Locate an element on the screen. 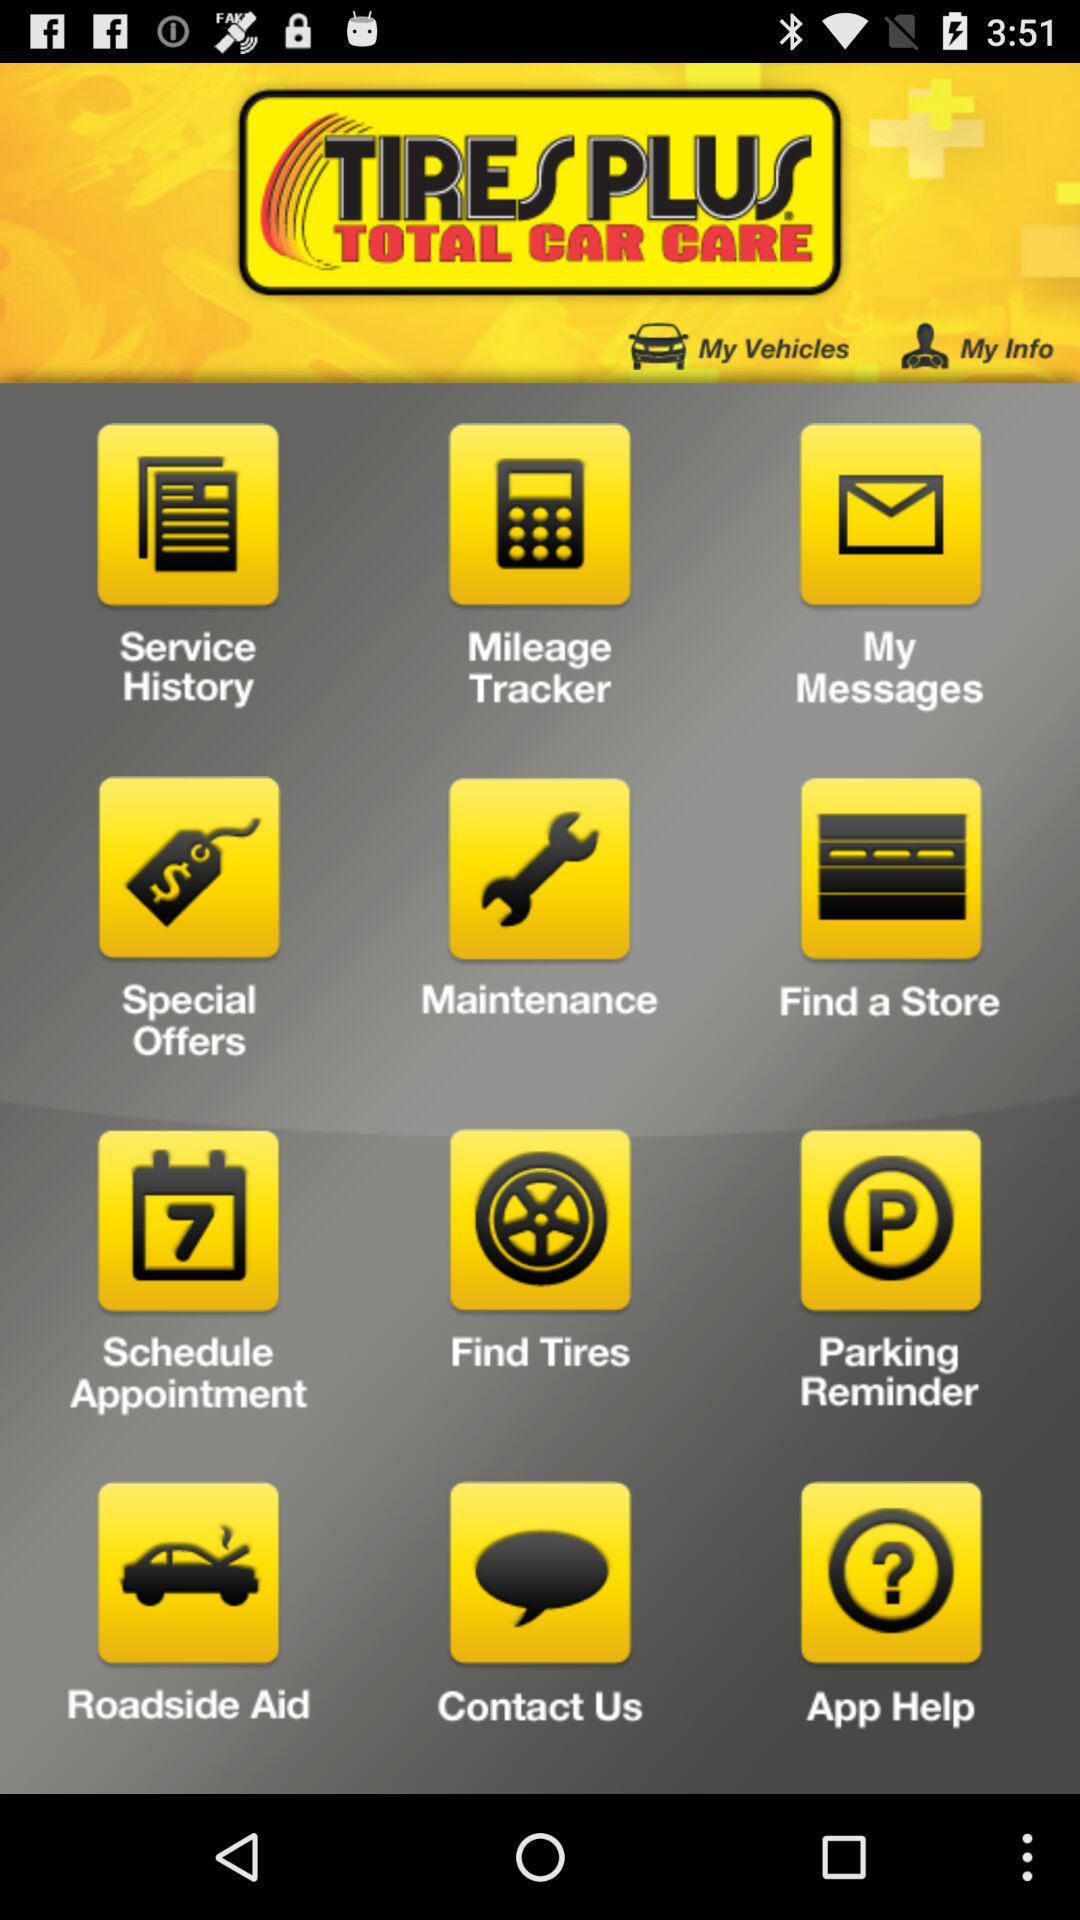  see special offers is located at coordinates (189, 924).